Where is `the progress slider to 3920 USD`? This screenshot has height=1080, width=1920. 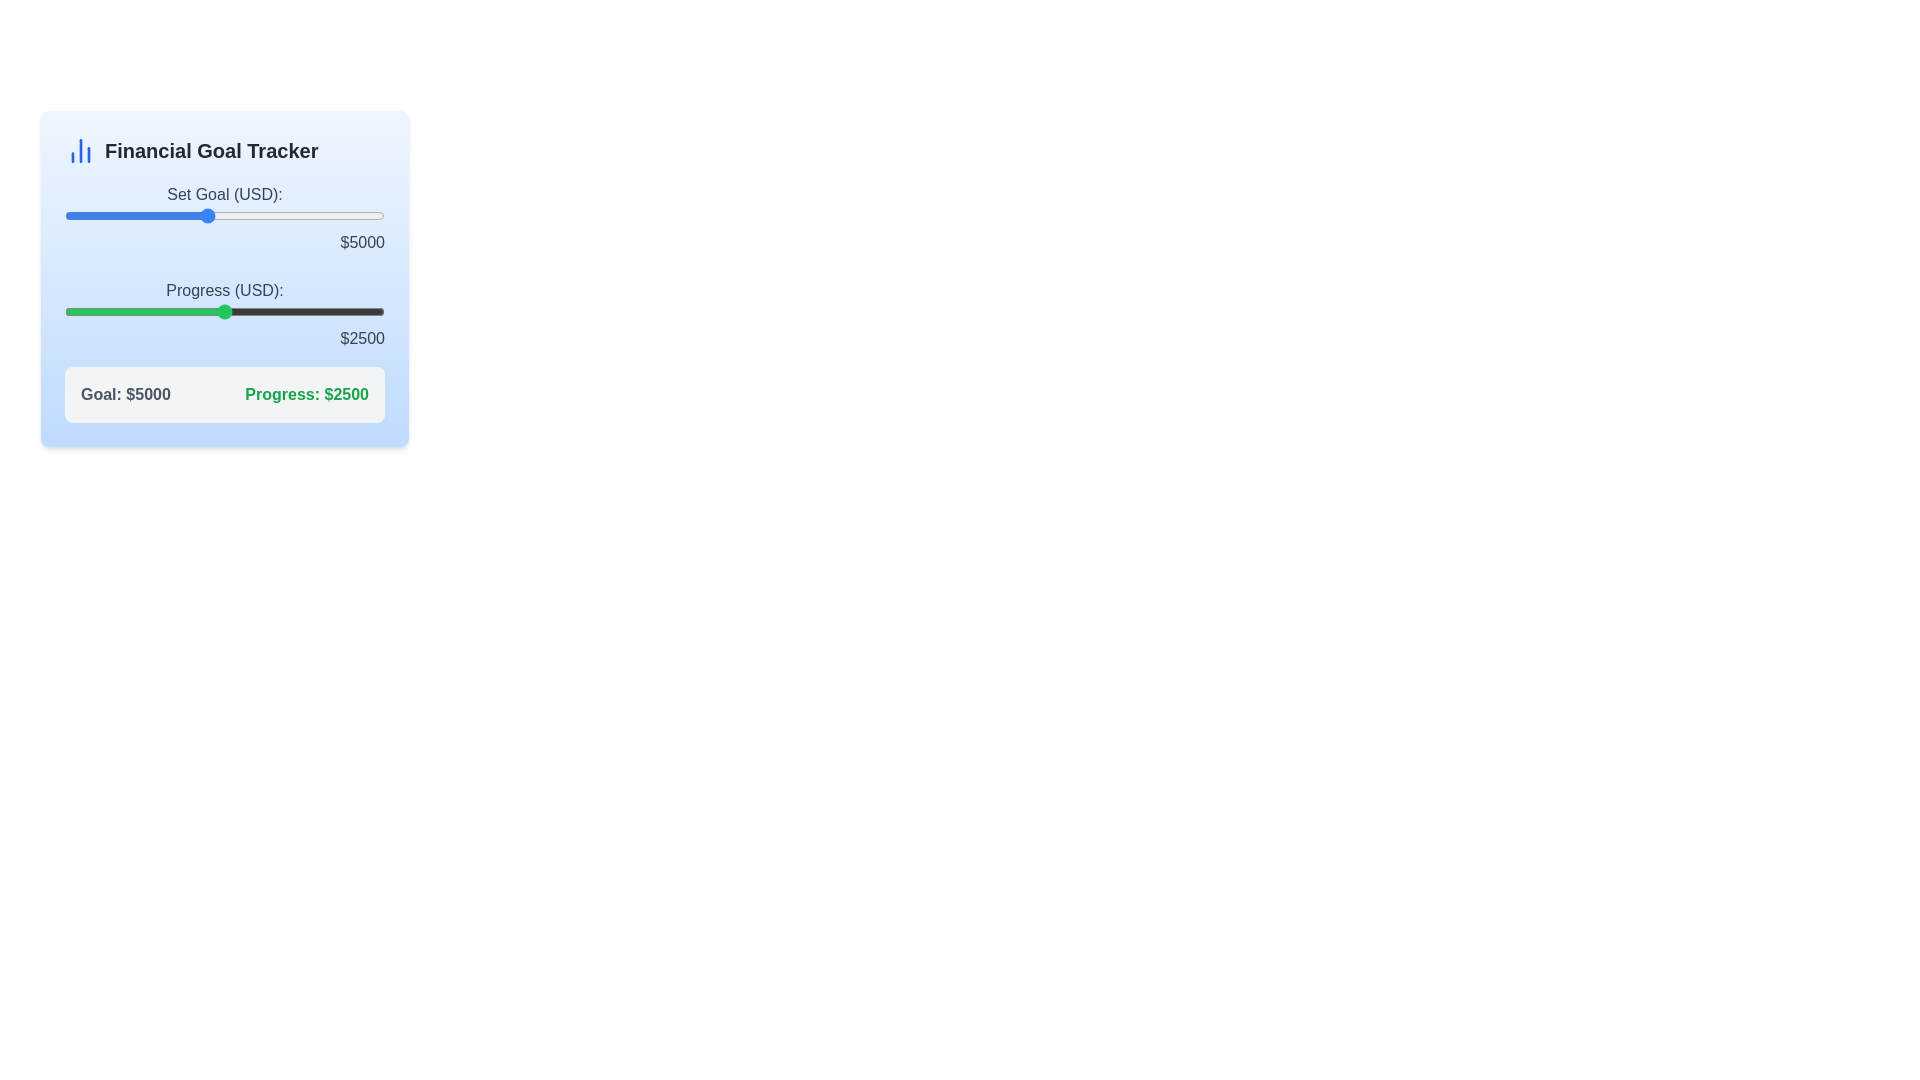
the progress slider to 3920 USD is located at coordinates (314, 312).